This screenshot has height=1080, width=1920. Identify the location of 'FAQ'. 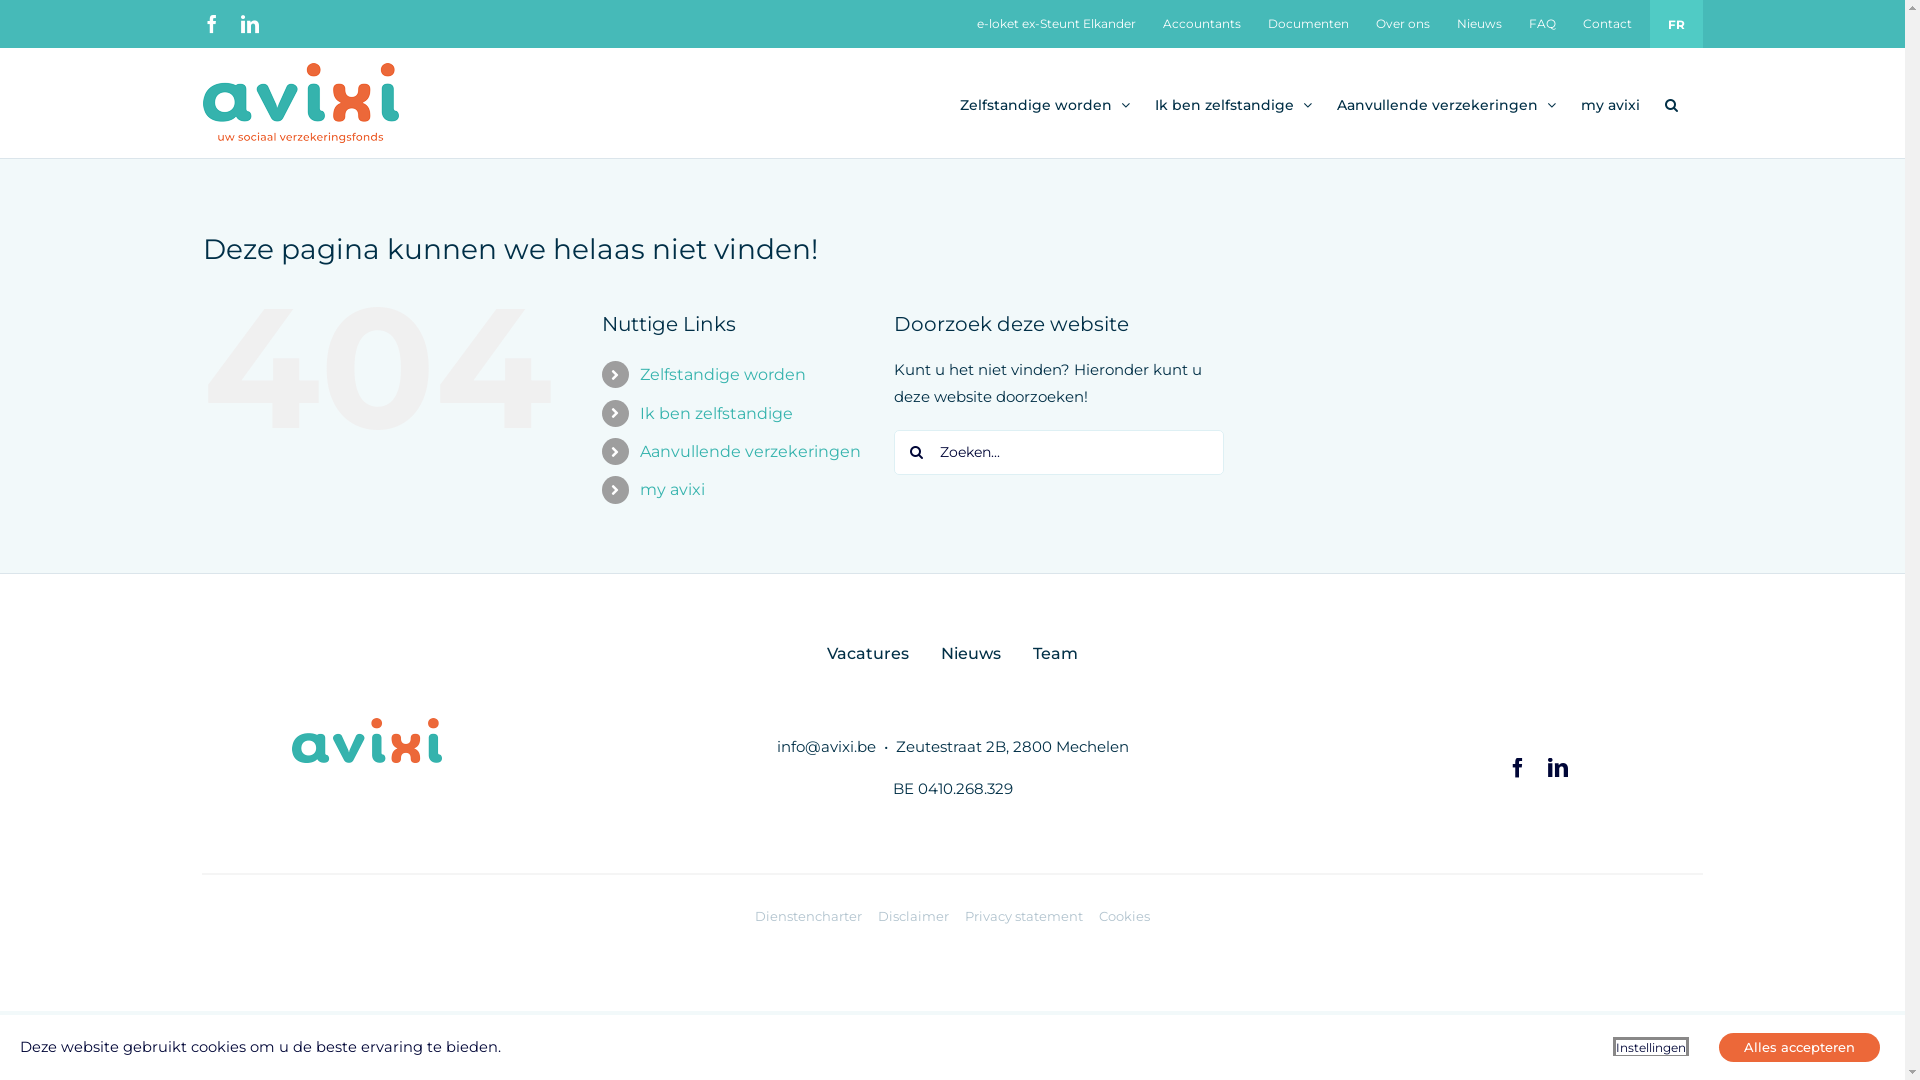
(1541, 23).